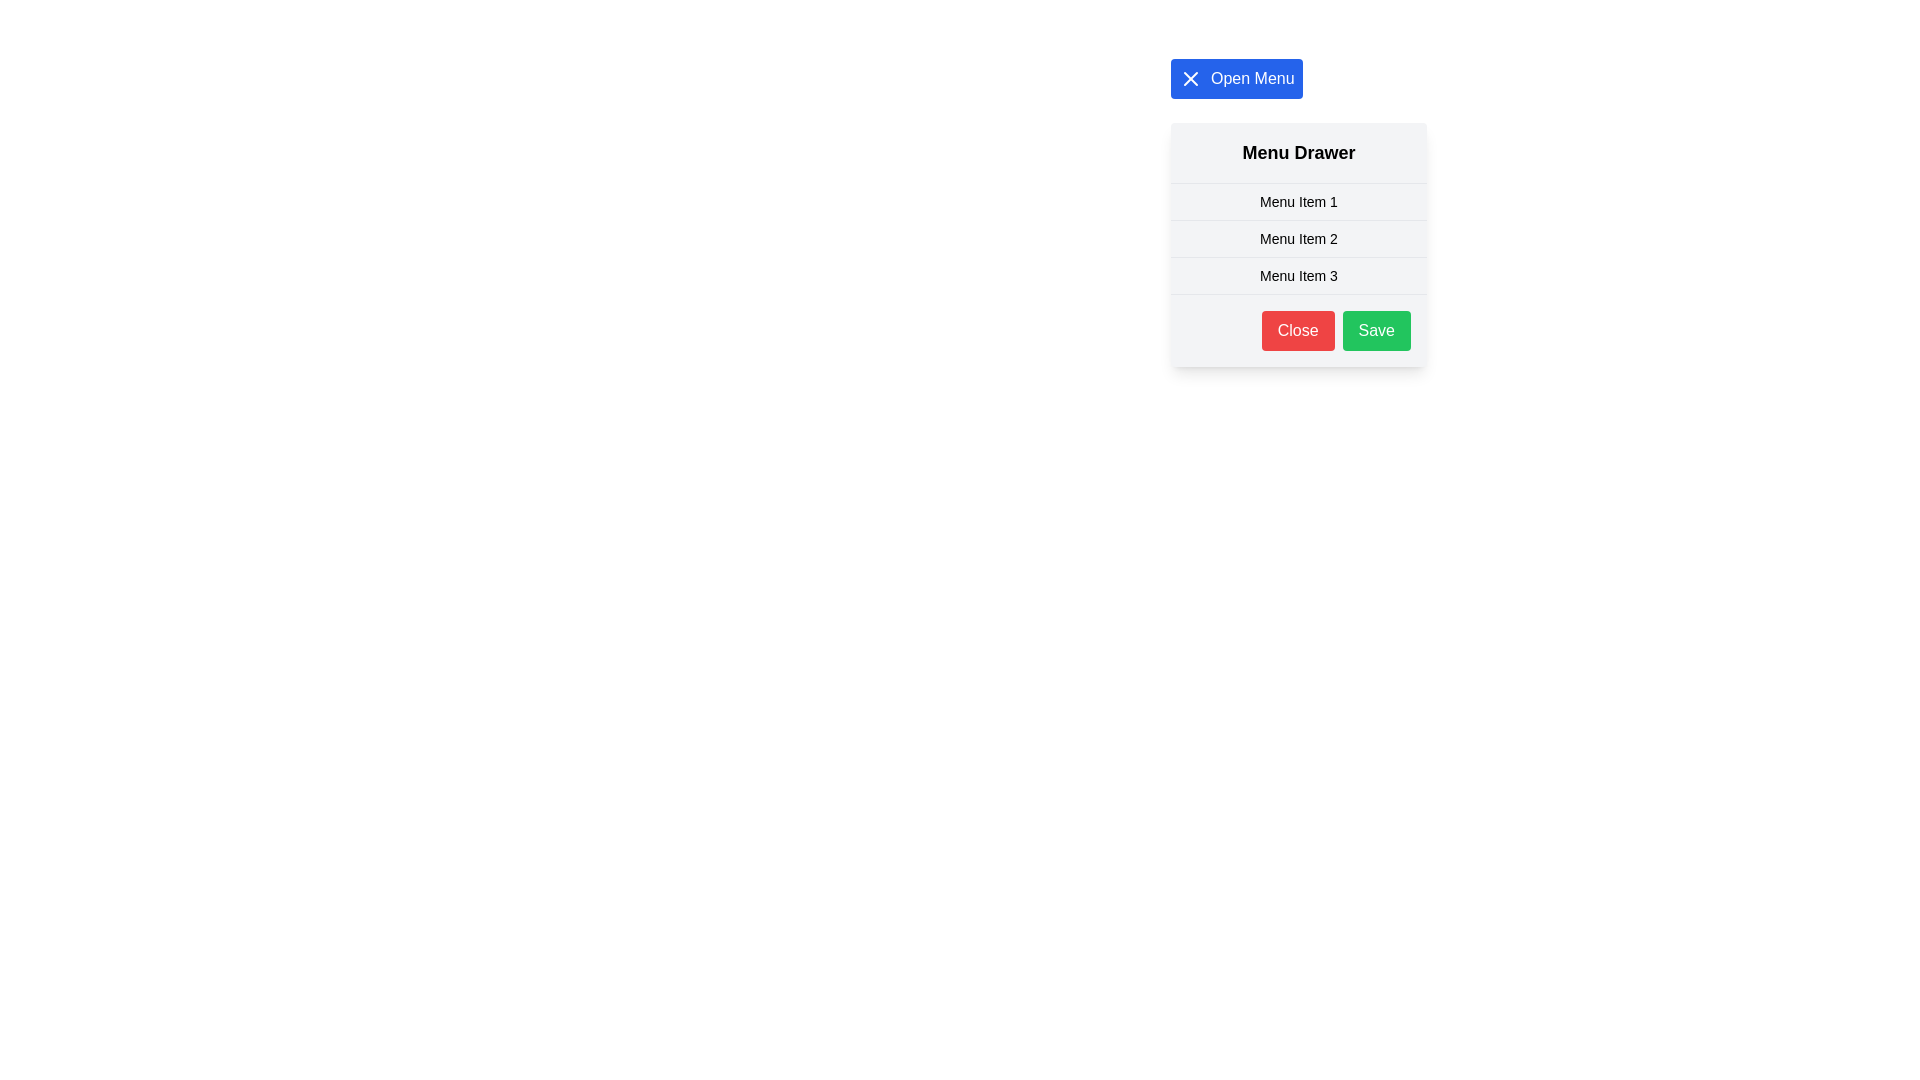 This screenshot has height=1080, width=1920. I want to click on the Static Label at the top of the menu drawer that indicates its purpose or context to the user, so click(1299, 152).